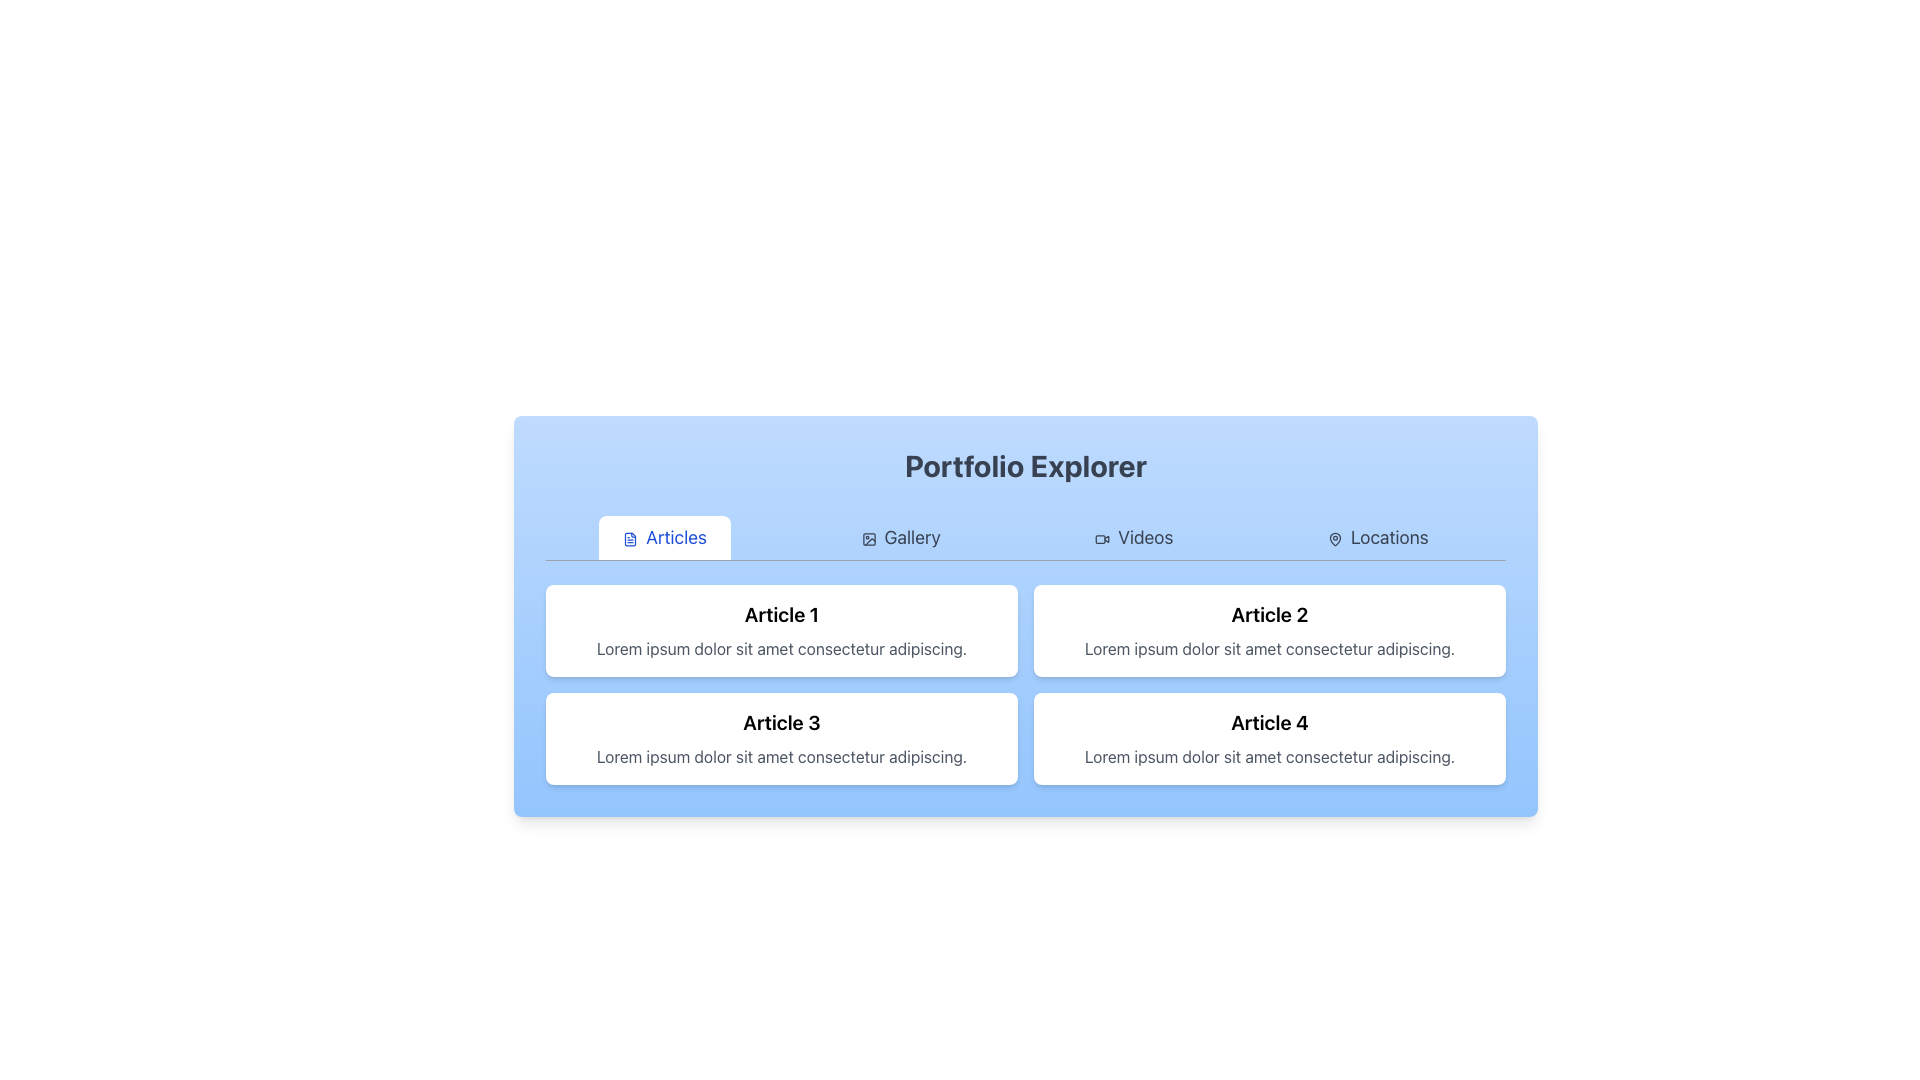  Describe the element at coordinates (629, 538) in the screenshot. I see `the 'Articles' tab icon located to the left of the 'Articles' label in the 'Portfolio Explorer' section` at that location.